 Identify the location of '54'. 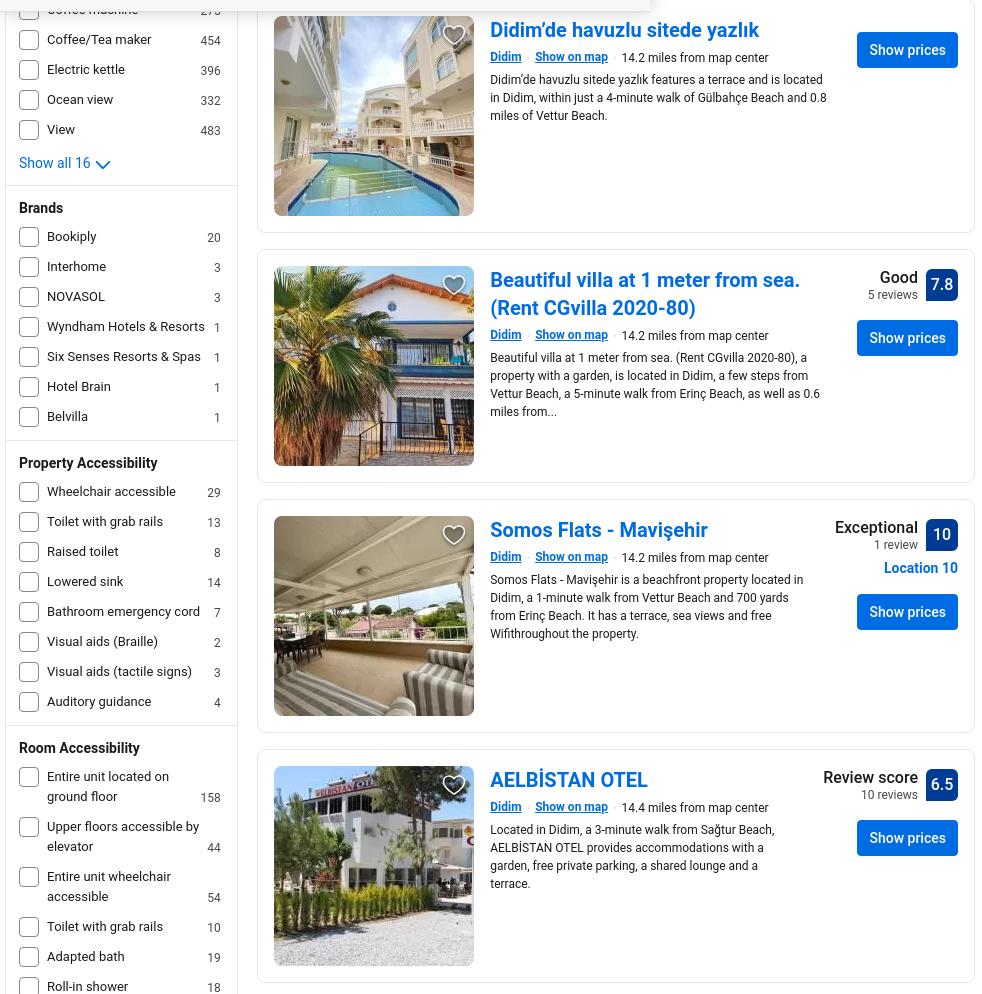
(212, 896).